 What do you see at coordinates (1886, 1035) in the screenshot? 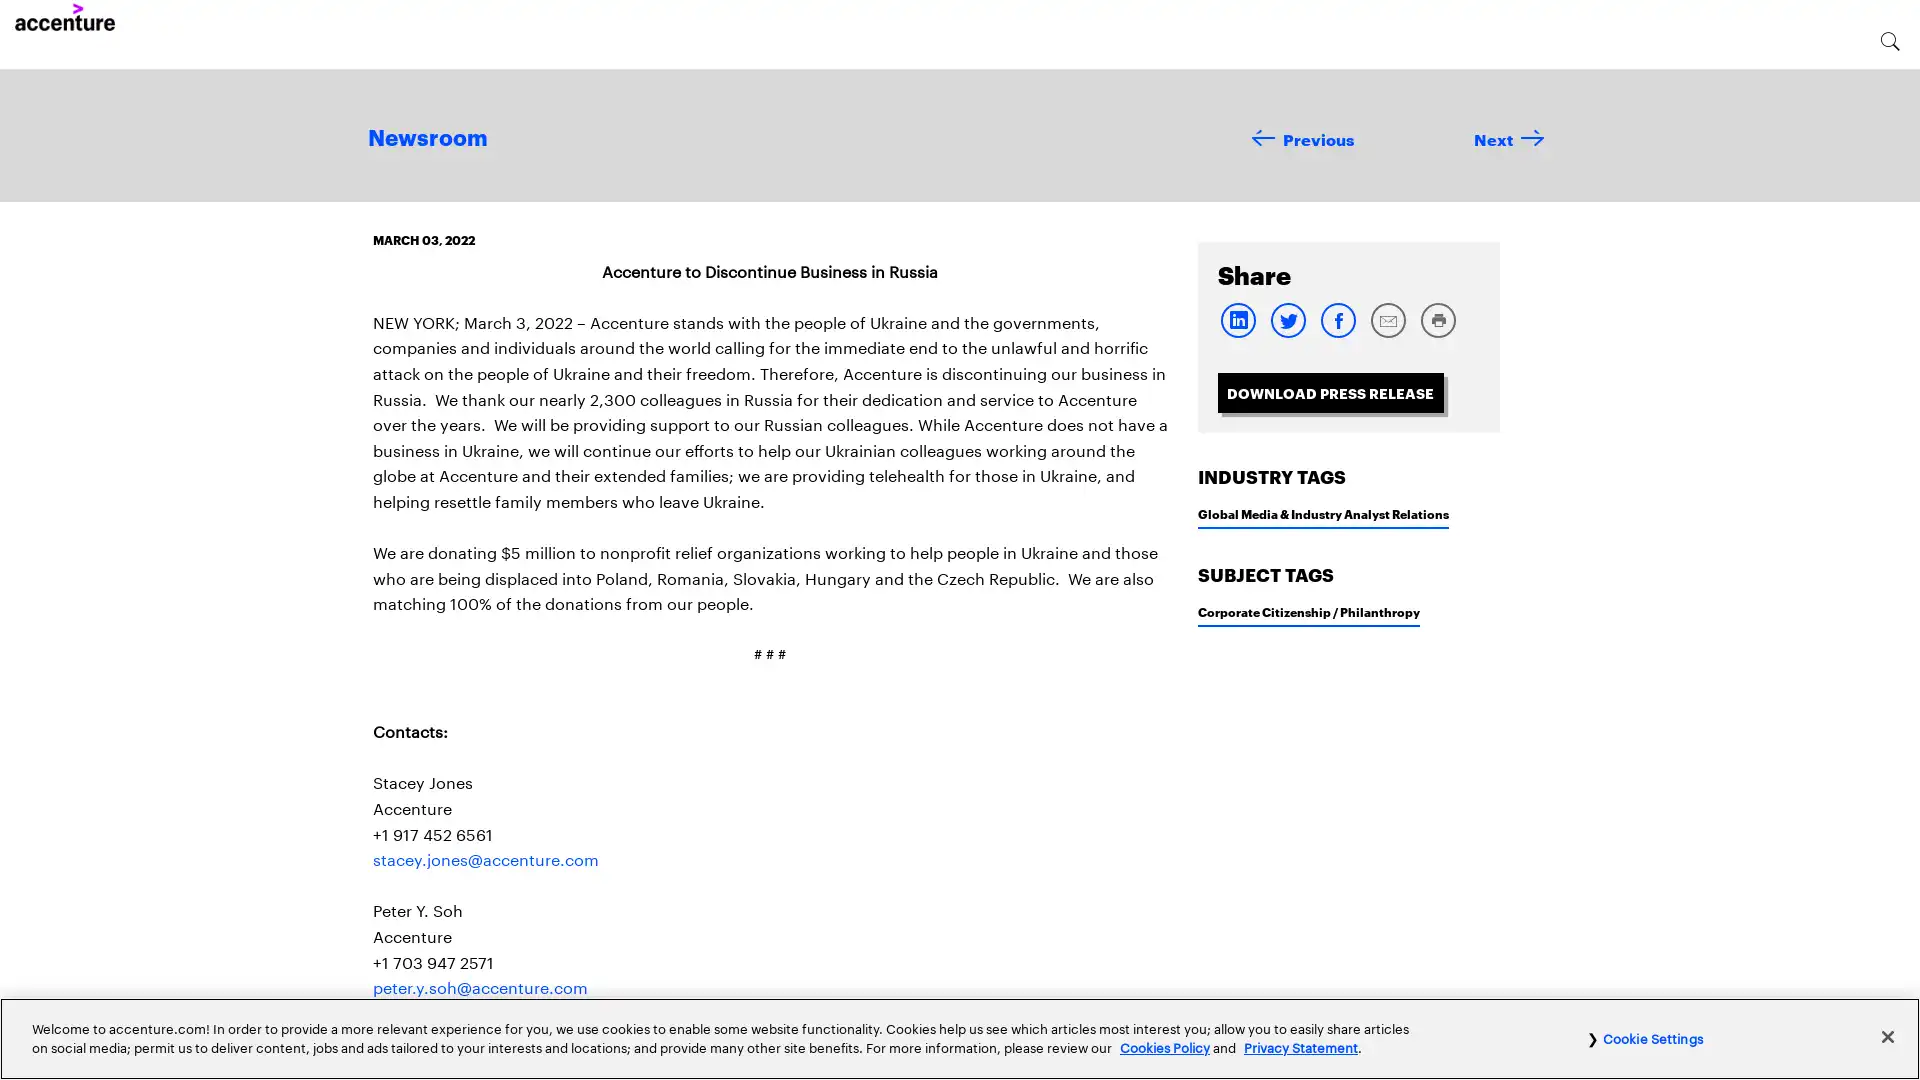
I see `Close` at bounding box center [1886, 1035].